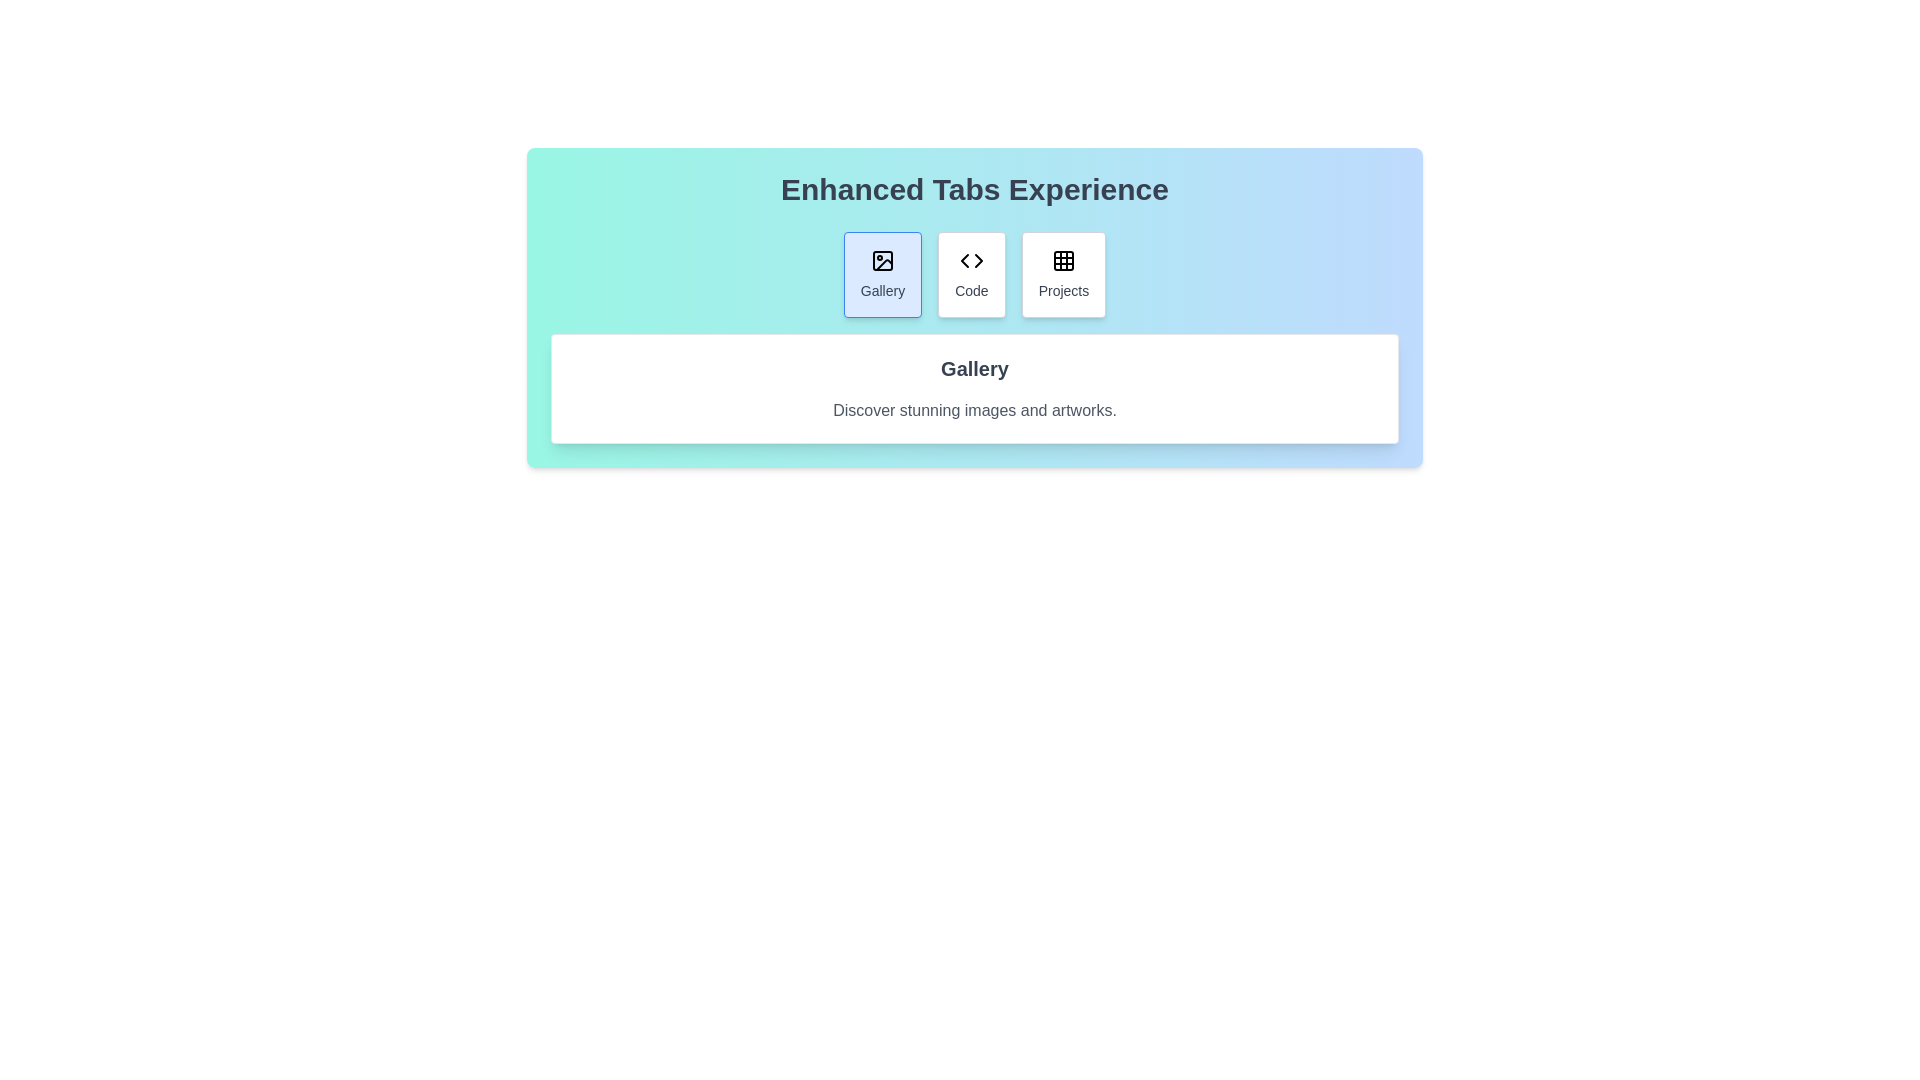 The image size is (1920, 1080). I want to click on the tab labeled Code to observe the hover effect, so click(971, 274).